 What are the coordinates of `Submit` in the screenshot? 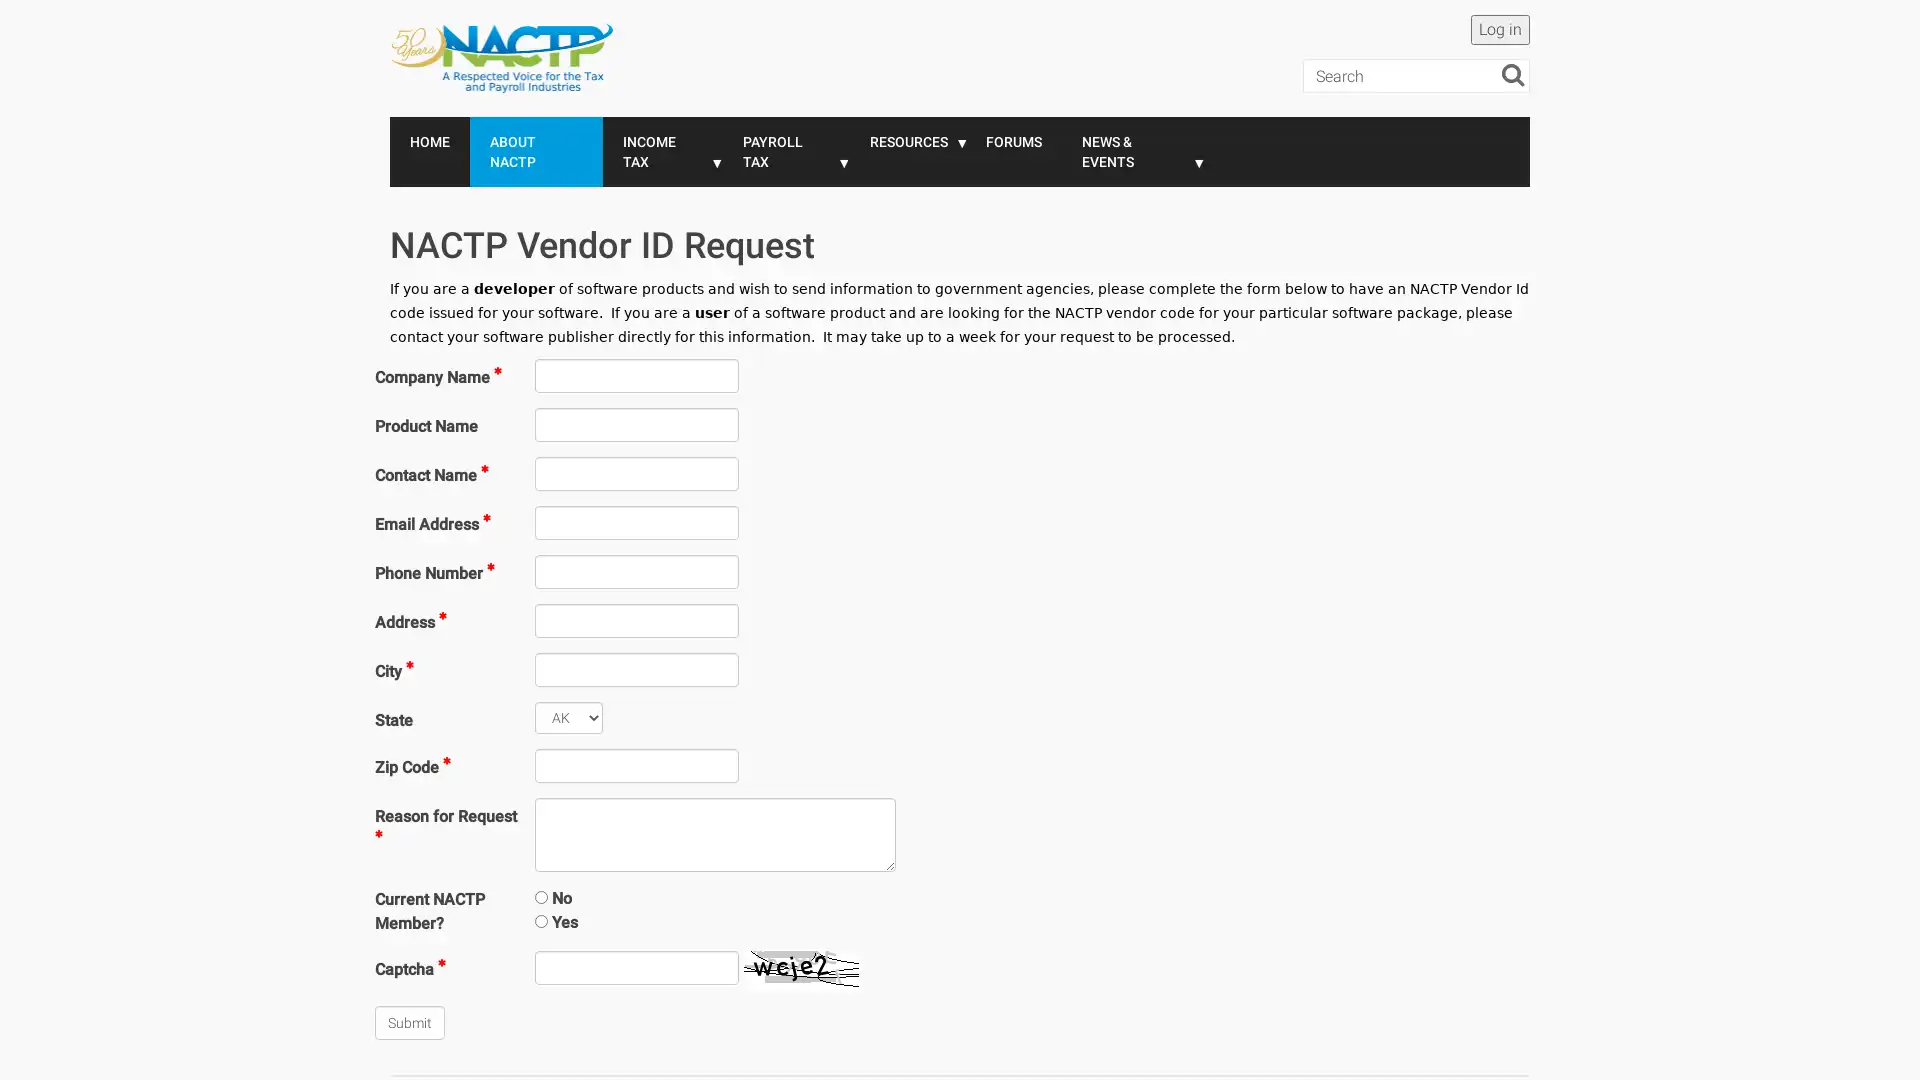 It's located at (408, 1022).